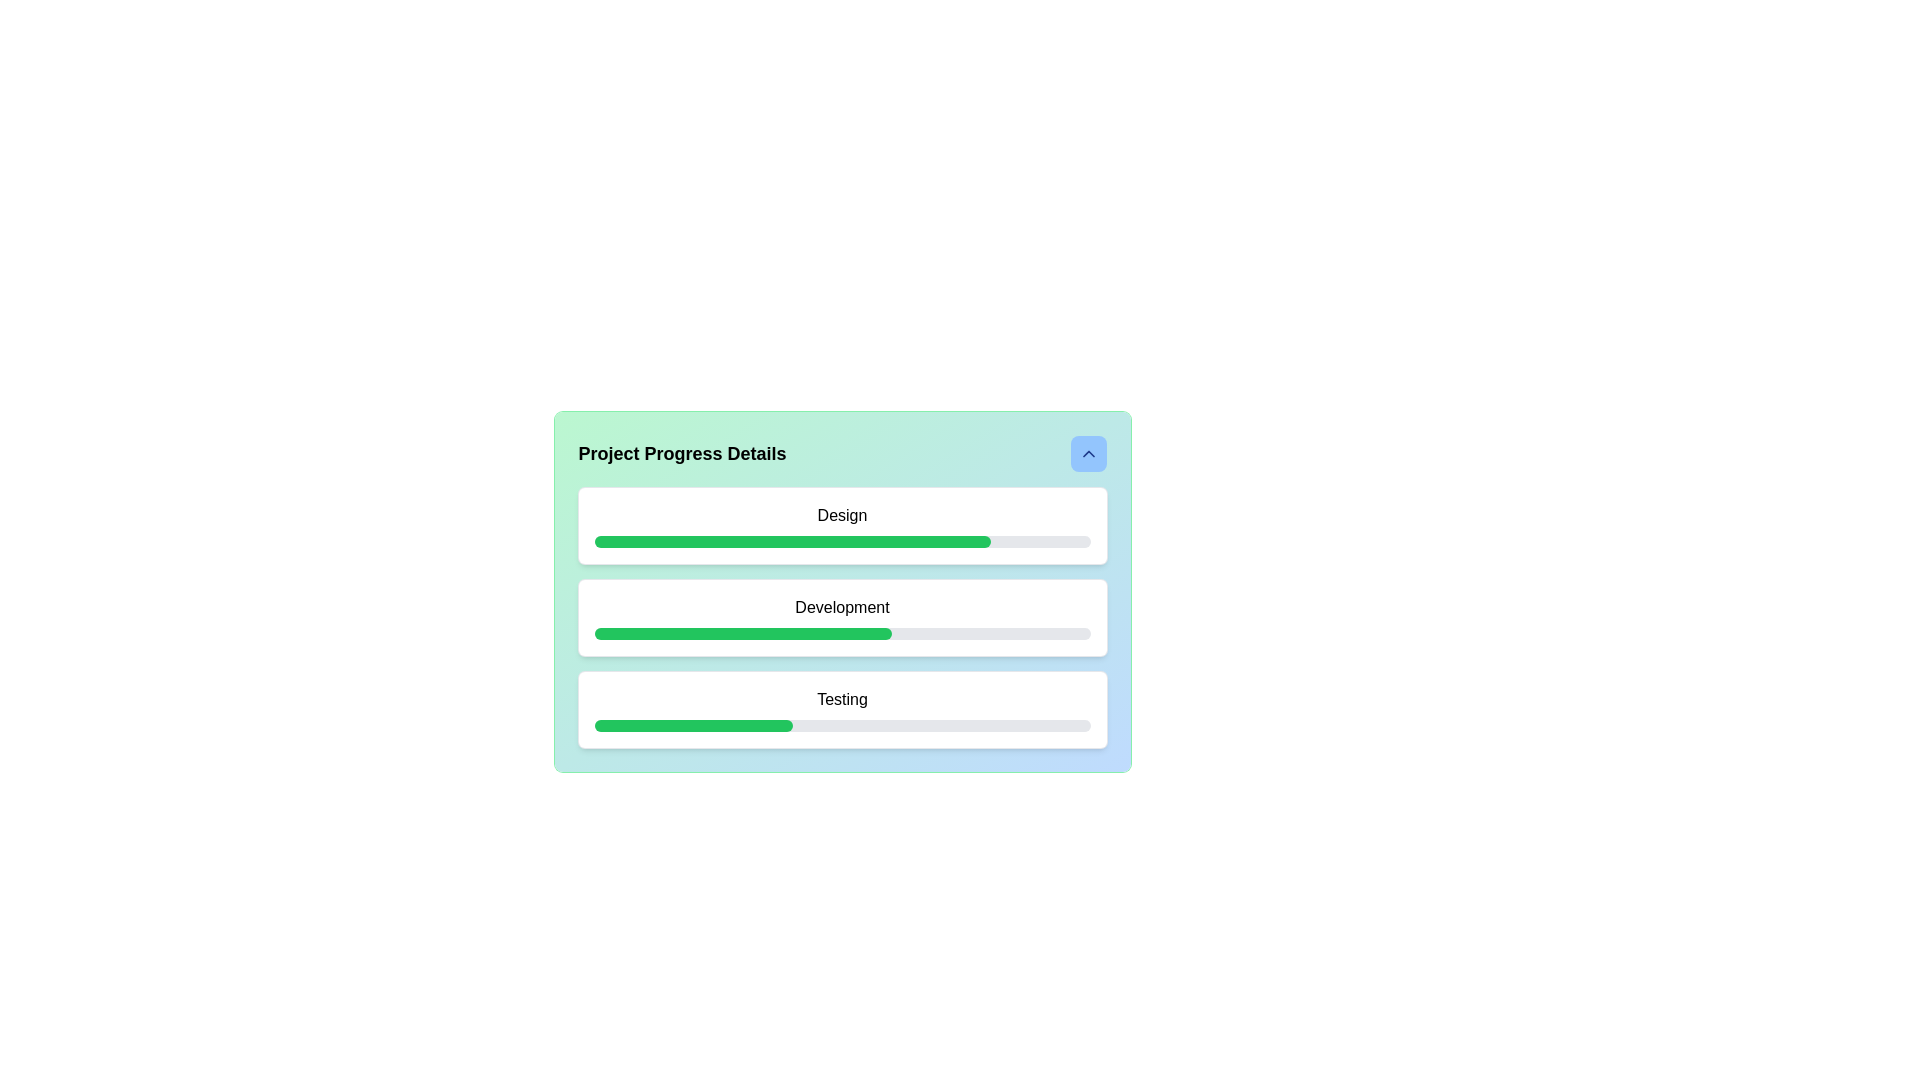 This screenshot has height=1080, width=1920. What do you see at coordinates (842, 515) in the screenshot?
I see `the 'Design' phase label located above the progress bar in the project progress card` at bounding box center [842, 515].